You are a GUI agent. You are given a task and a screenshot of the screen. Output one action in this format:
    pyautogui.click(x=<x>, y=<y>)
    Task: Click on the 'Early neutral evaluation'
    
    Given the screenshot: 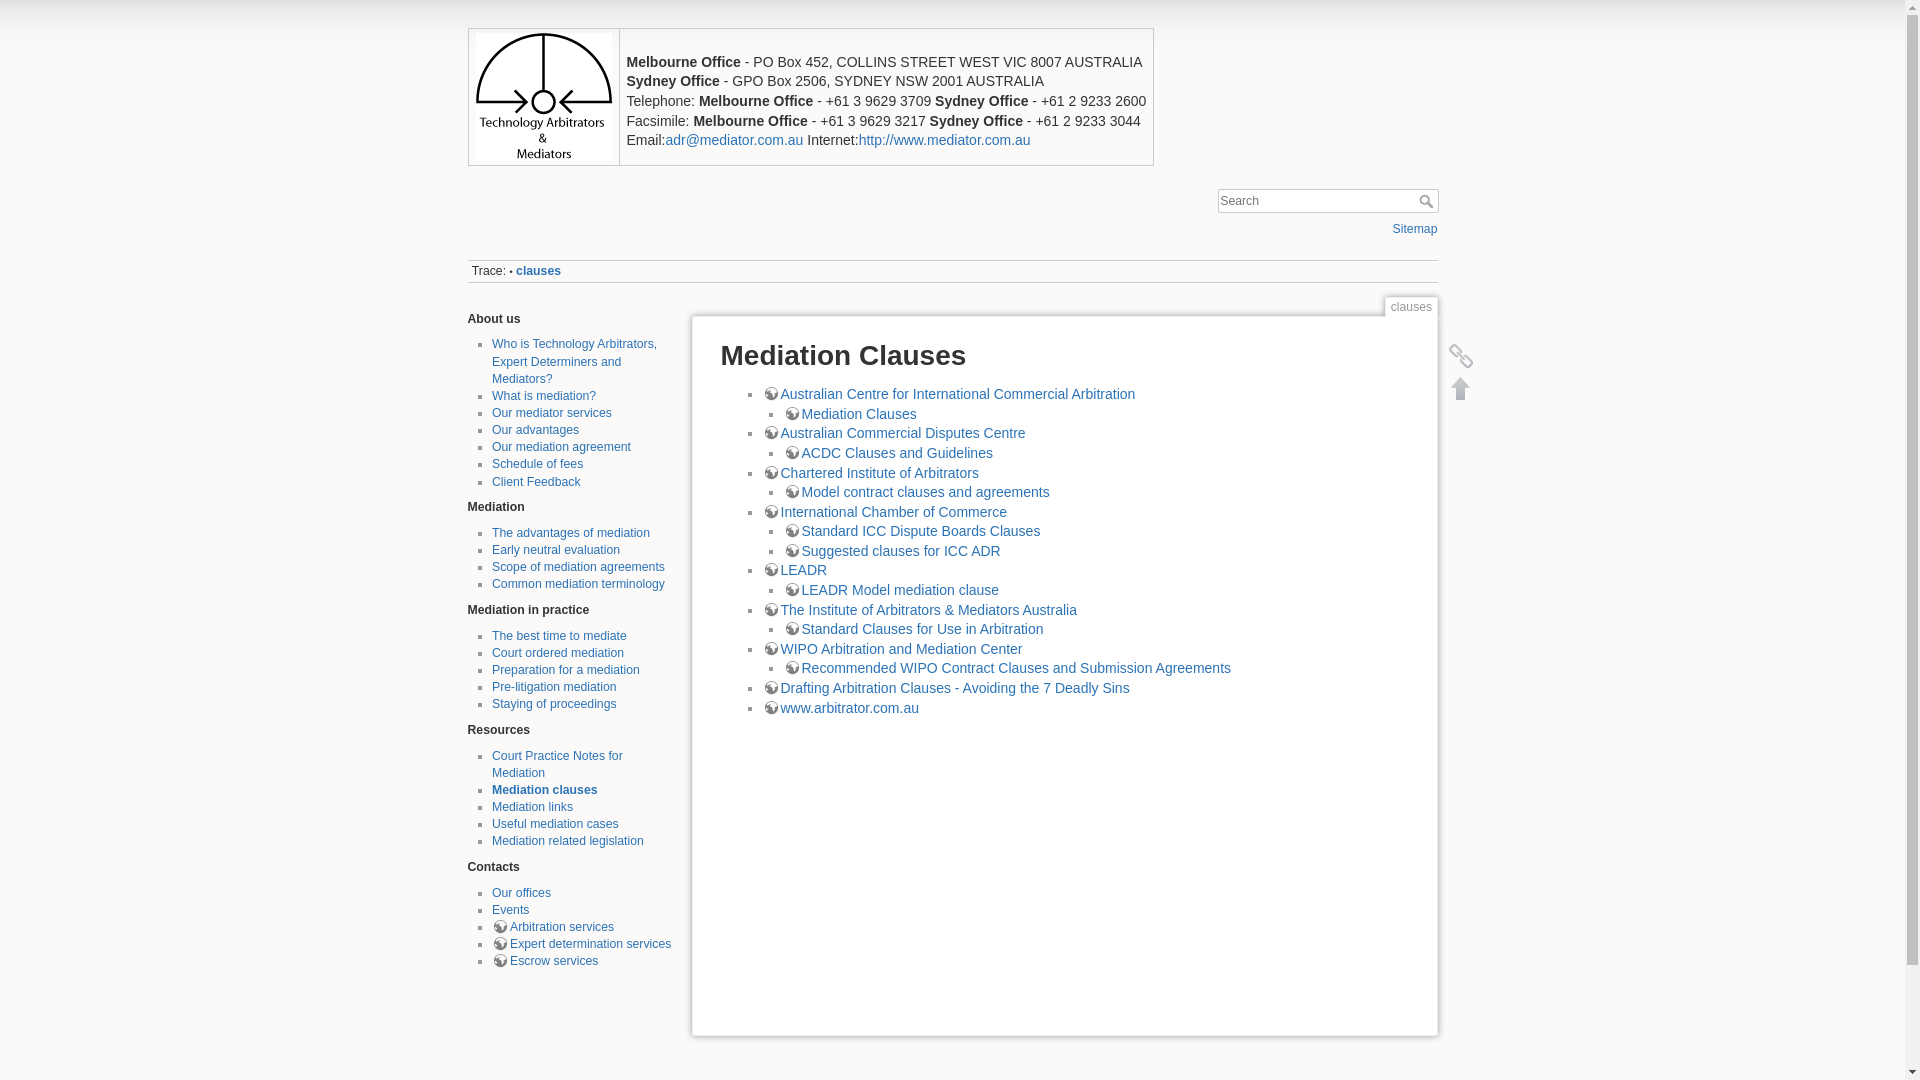 What is the action you would take?
    pyautogui.click(x=556, y=550)
    